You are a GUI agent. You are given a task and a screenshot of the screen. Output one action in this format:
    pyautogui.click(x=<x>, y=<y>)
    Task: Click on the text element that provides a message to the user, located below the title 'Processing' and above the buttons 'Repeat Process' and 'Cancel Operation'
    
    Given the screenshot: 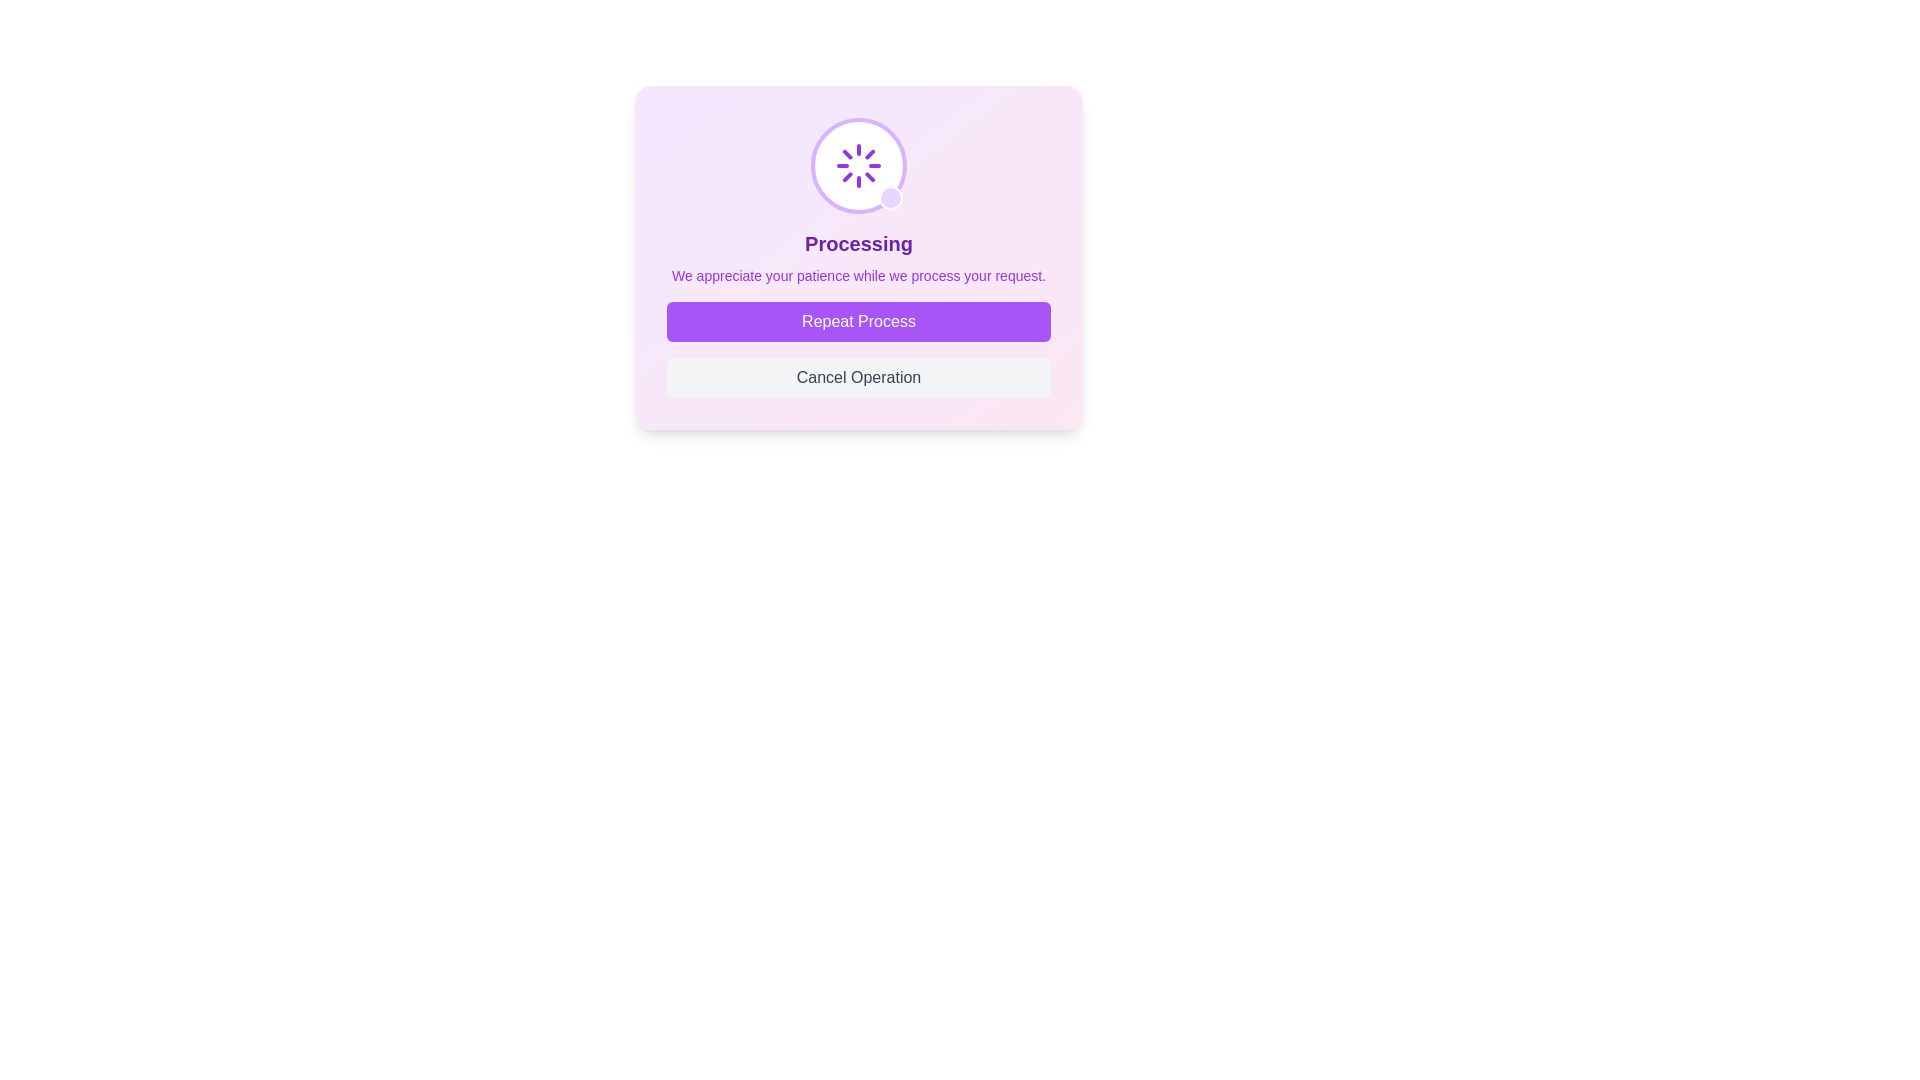 What is the action you would take?
    pyautogui.click(x=859, y=276)
    